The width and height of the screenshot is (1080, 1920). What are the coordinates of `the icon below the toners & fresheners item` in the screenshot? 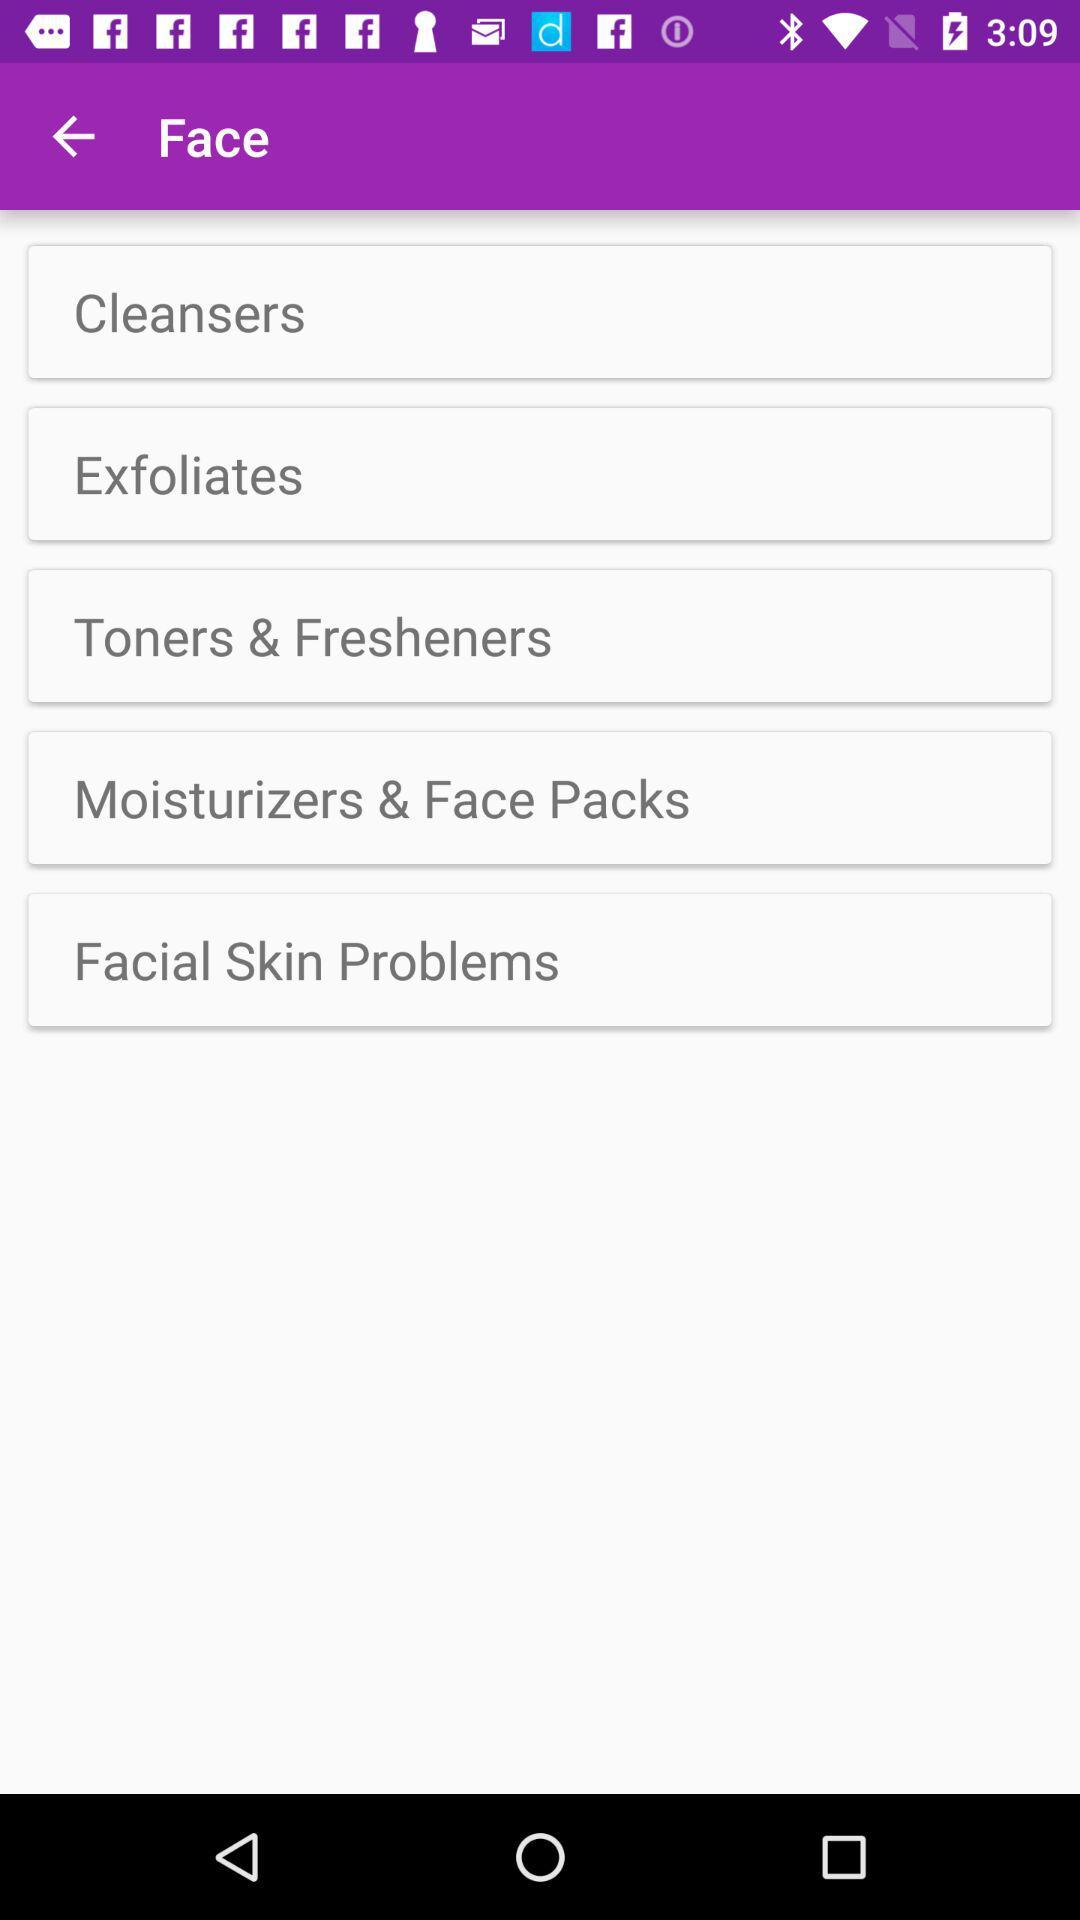 It's located at (540, 796).